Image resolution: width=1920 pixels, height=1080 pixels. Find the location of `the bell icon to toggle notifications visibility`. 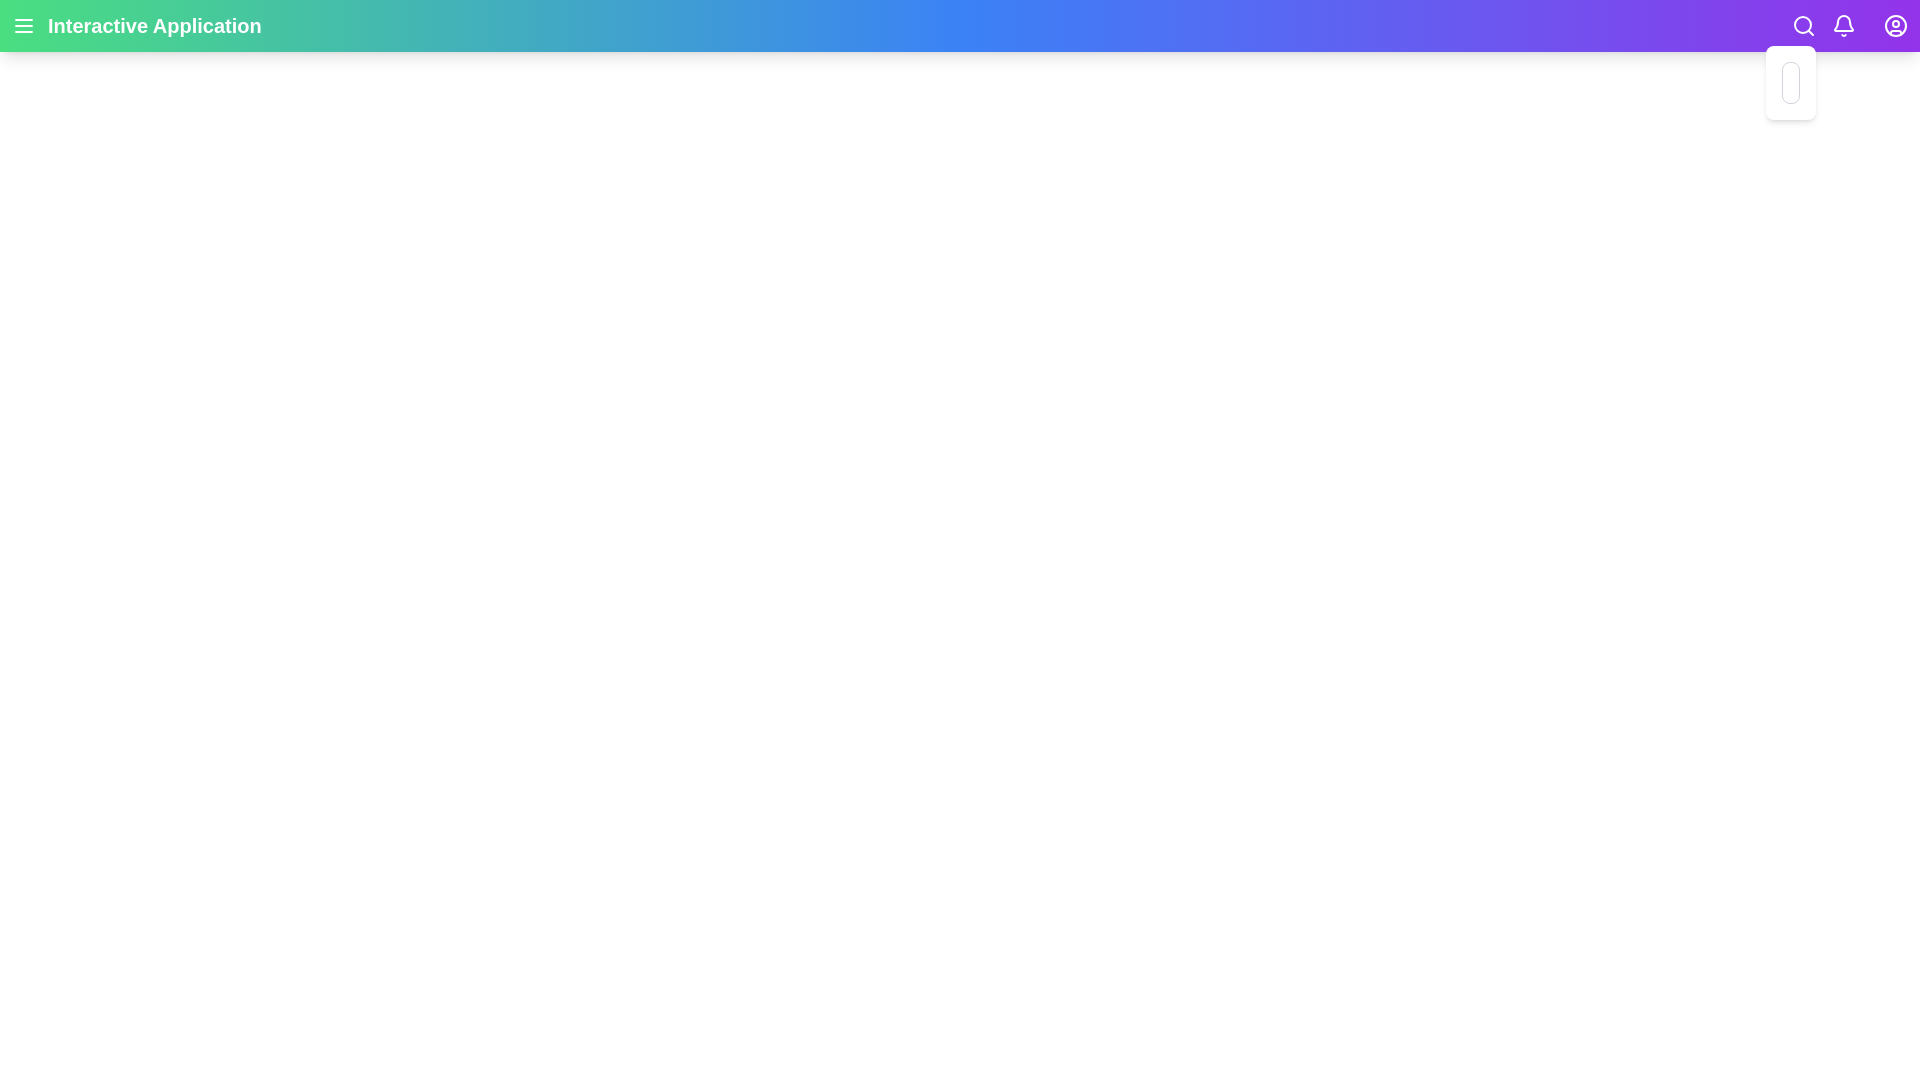

the bell icon to toggle notifications visibility is located at coordinates (1842, 26).